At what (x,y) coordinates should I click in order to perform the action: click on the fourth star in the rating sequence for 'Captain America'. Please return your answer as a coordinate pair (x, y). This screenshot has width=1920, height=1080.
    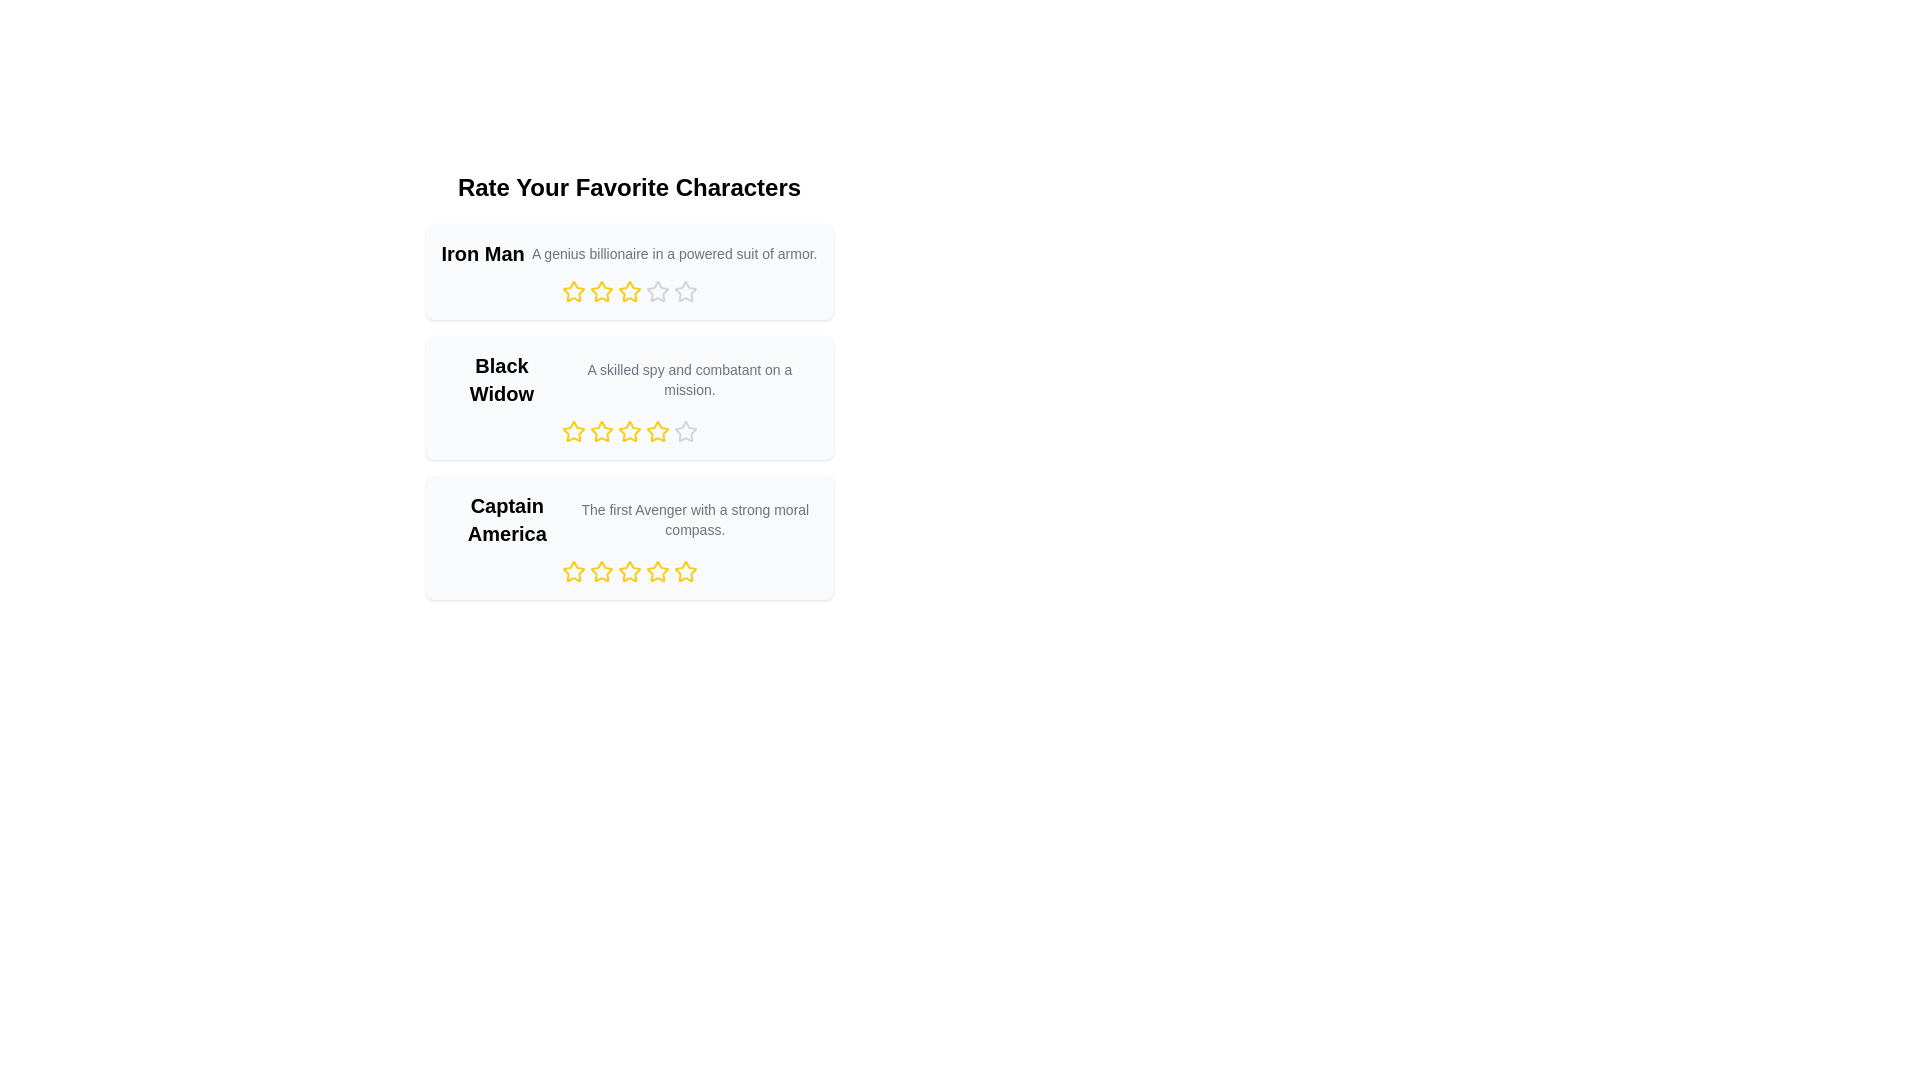
    Looking at the image, I should click on (657, 571).